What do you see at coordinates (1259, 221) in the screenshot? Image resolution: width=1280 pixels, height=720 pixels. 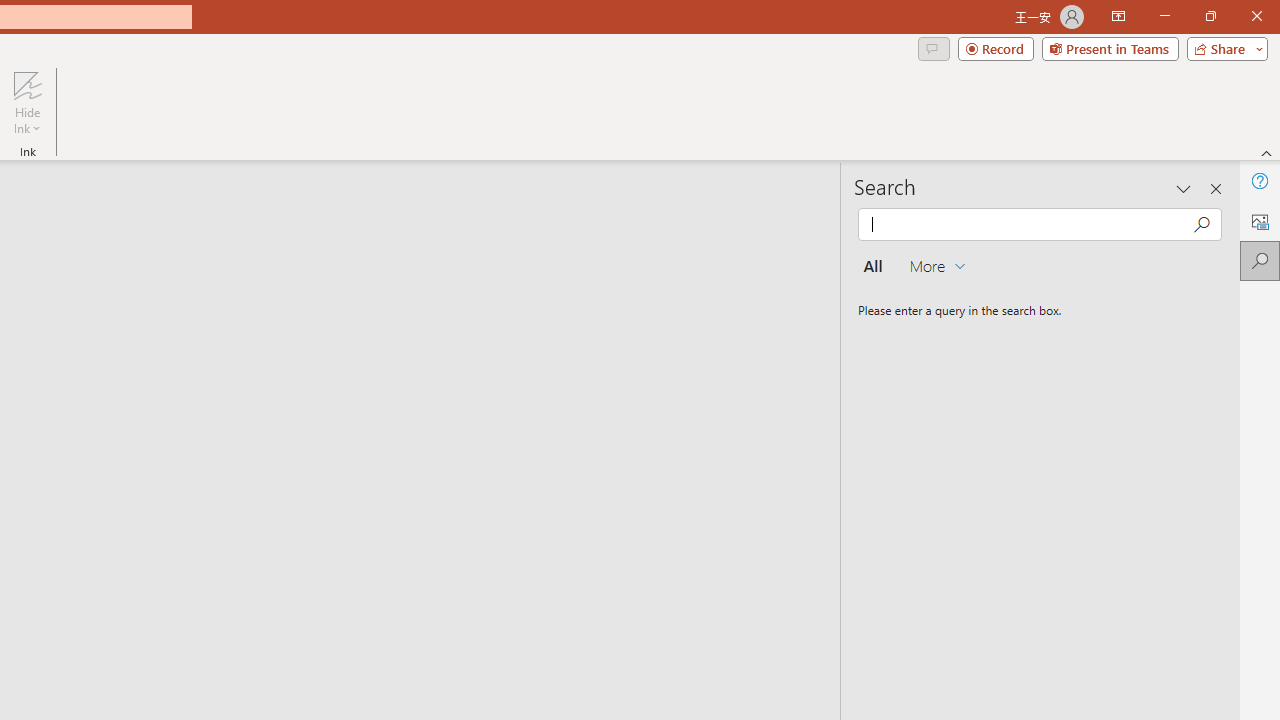 I see `'Alt Text'` at bounding box center [1259, 221].